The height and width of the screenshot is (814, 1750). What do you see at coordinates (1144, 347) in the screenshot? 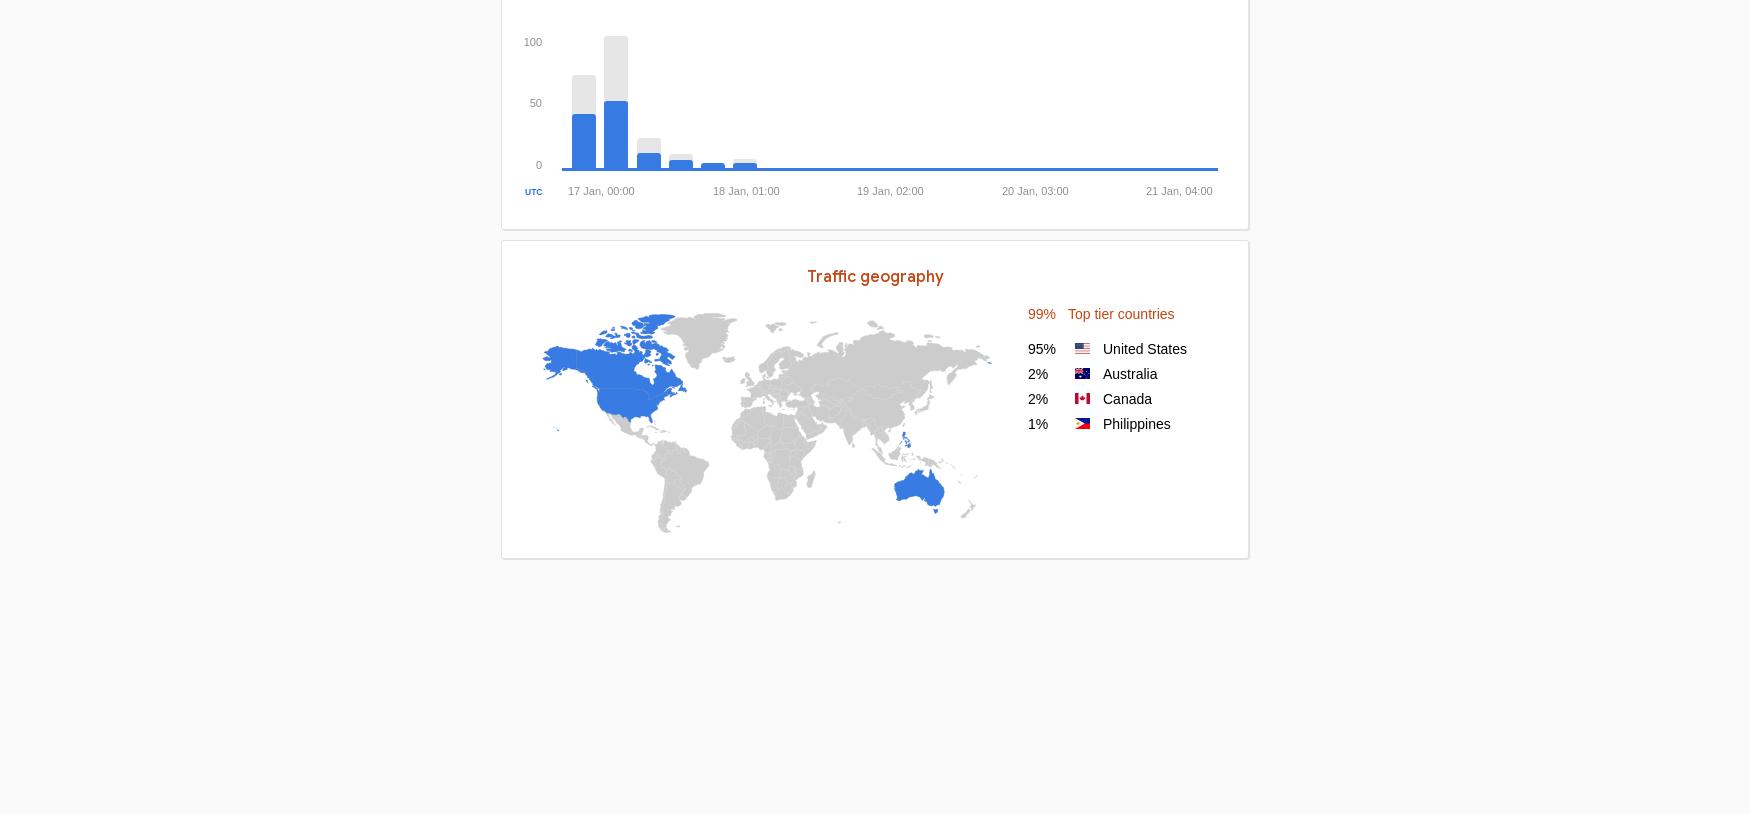
I see `'United States'` at bounding box center [1144, 347].